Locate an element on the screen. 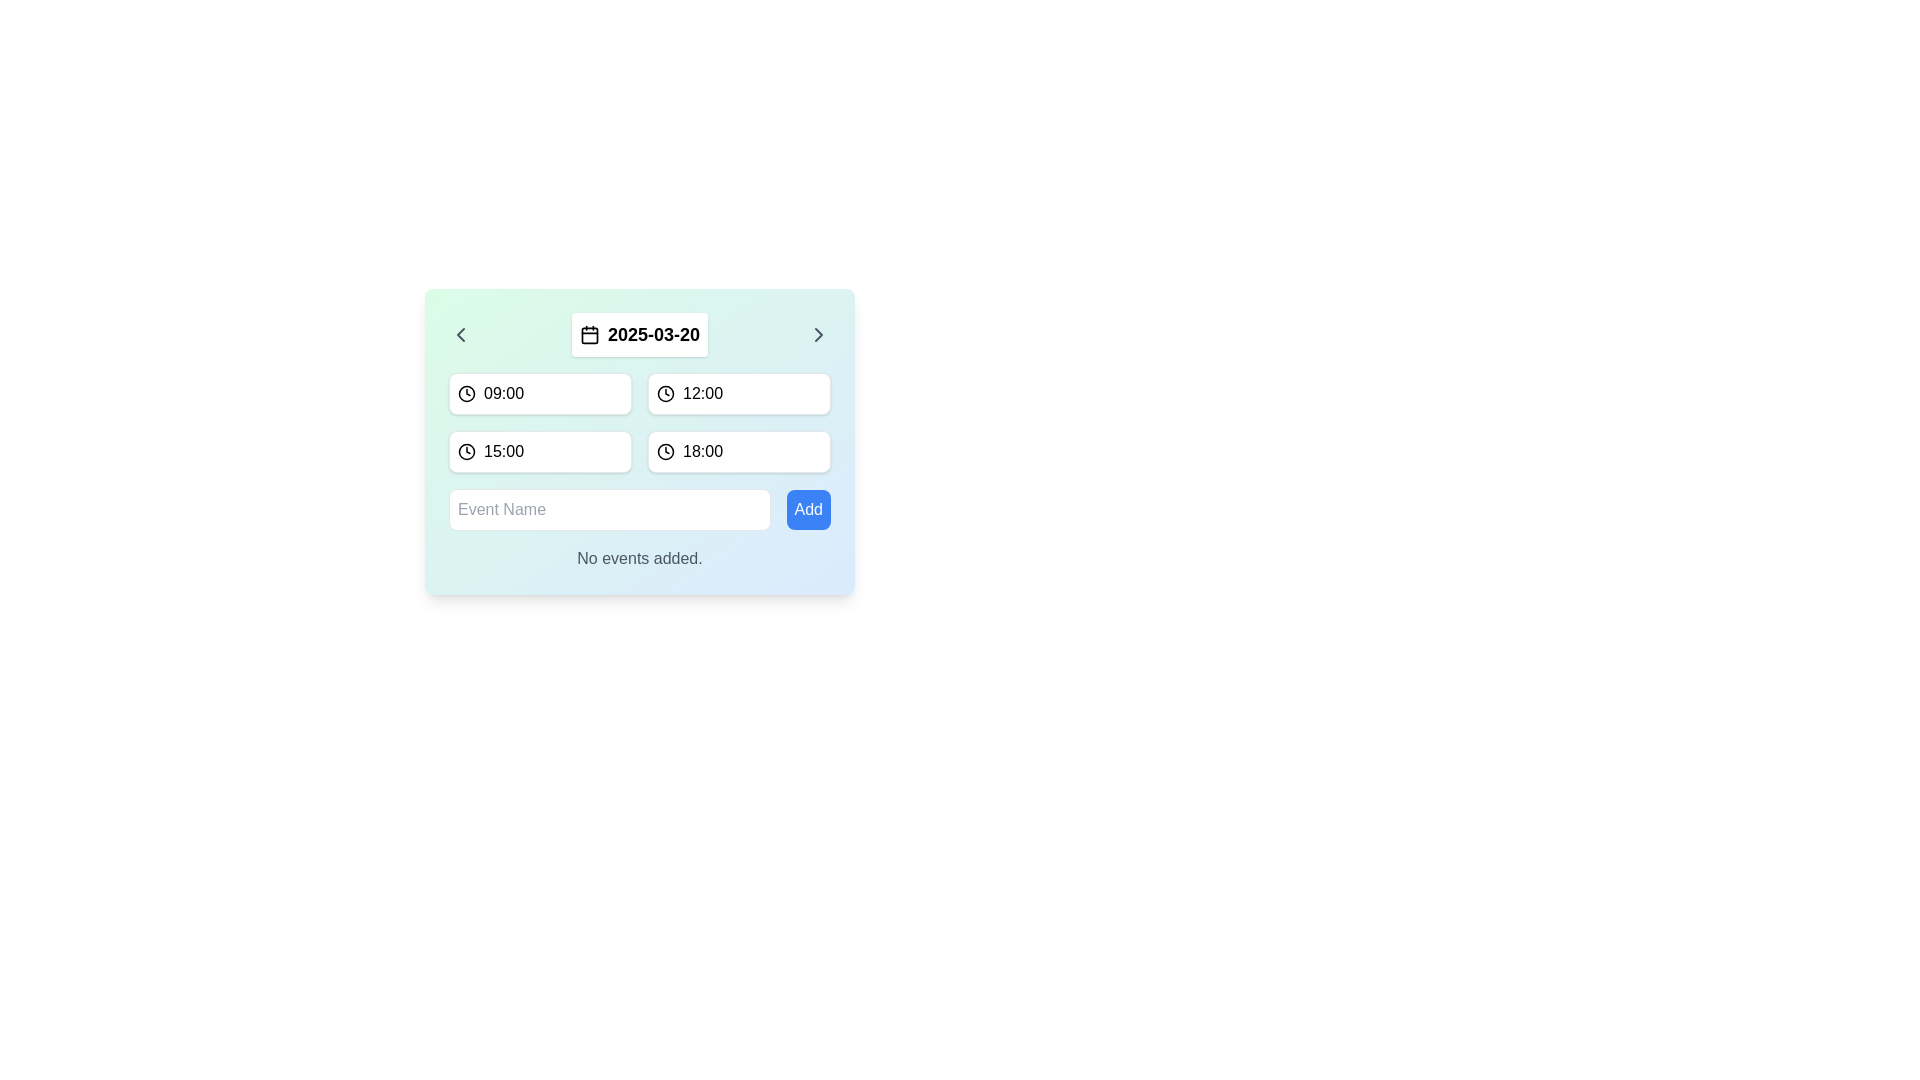 This screenshot has width=1920, height=1080. the central SVG rectangle that represents the main body of the calendar symbol within the icon, located at the top-left side of the card interface is located at coordinates (589, 334).